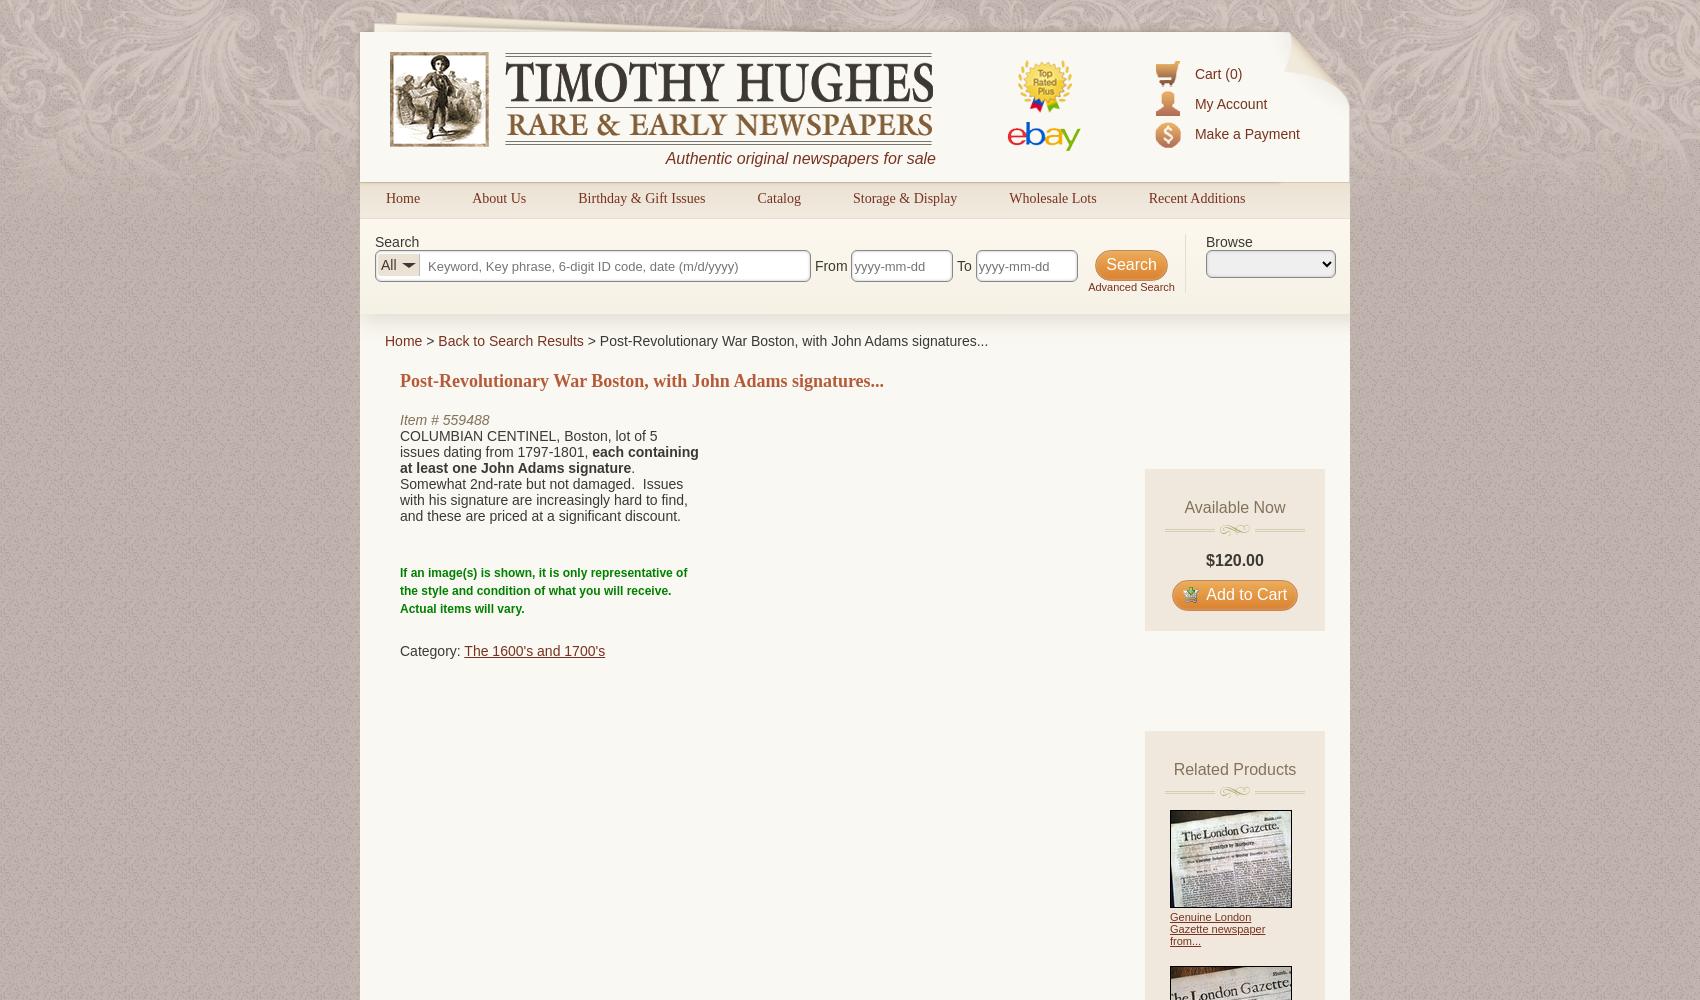 Image resolution: width=1700 pixels, height=1000 pixels. What do you see at coordinates (799, 158) in the screenshot?
I see `'Authentic original newspapers for sale'` at bounding box center [799, 158].